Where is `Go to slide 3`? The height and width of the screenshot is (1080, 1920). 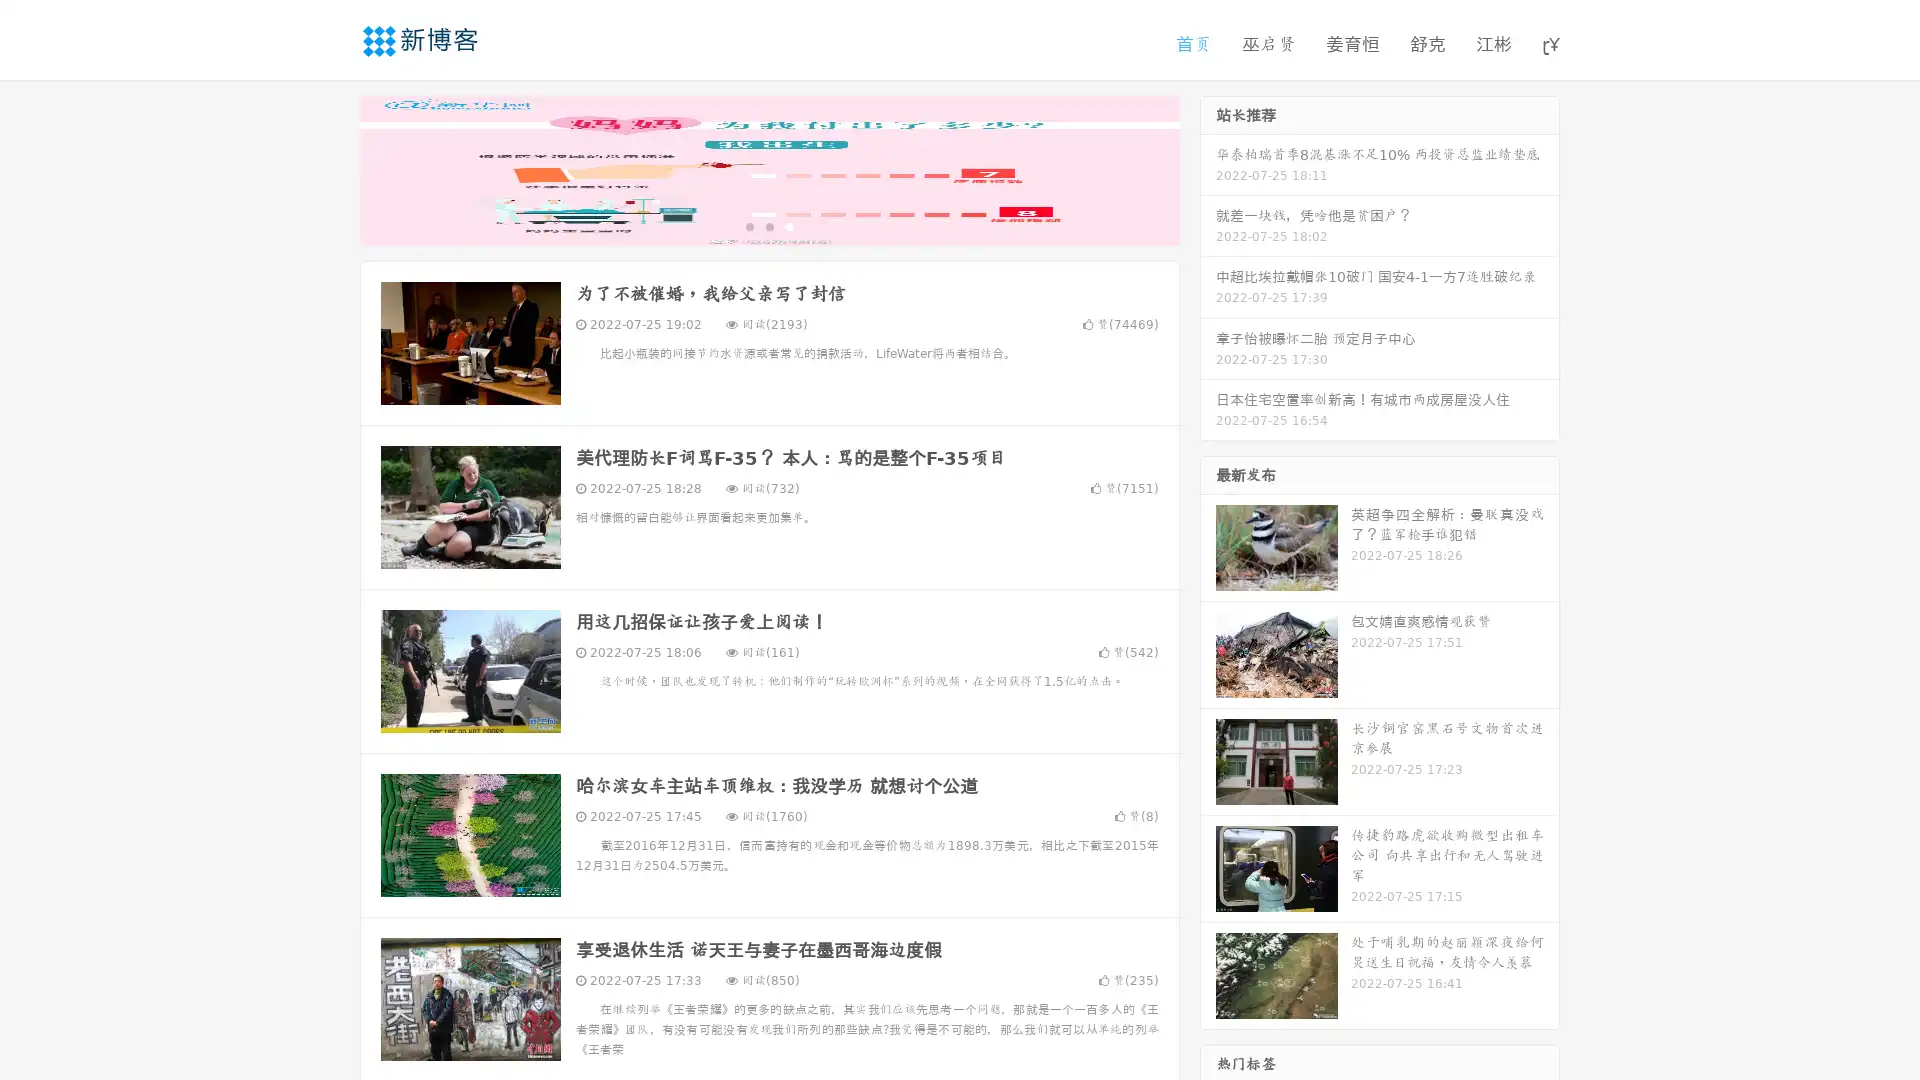 Go to slide 3 is located at coordinates (789, 225).